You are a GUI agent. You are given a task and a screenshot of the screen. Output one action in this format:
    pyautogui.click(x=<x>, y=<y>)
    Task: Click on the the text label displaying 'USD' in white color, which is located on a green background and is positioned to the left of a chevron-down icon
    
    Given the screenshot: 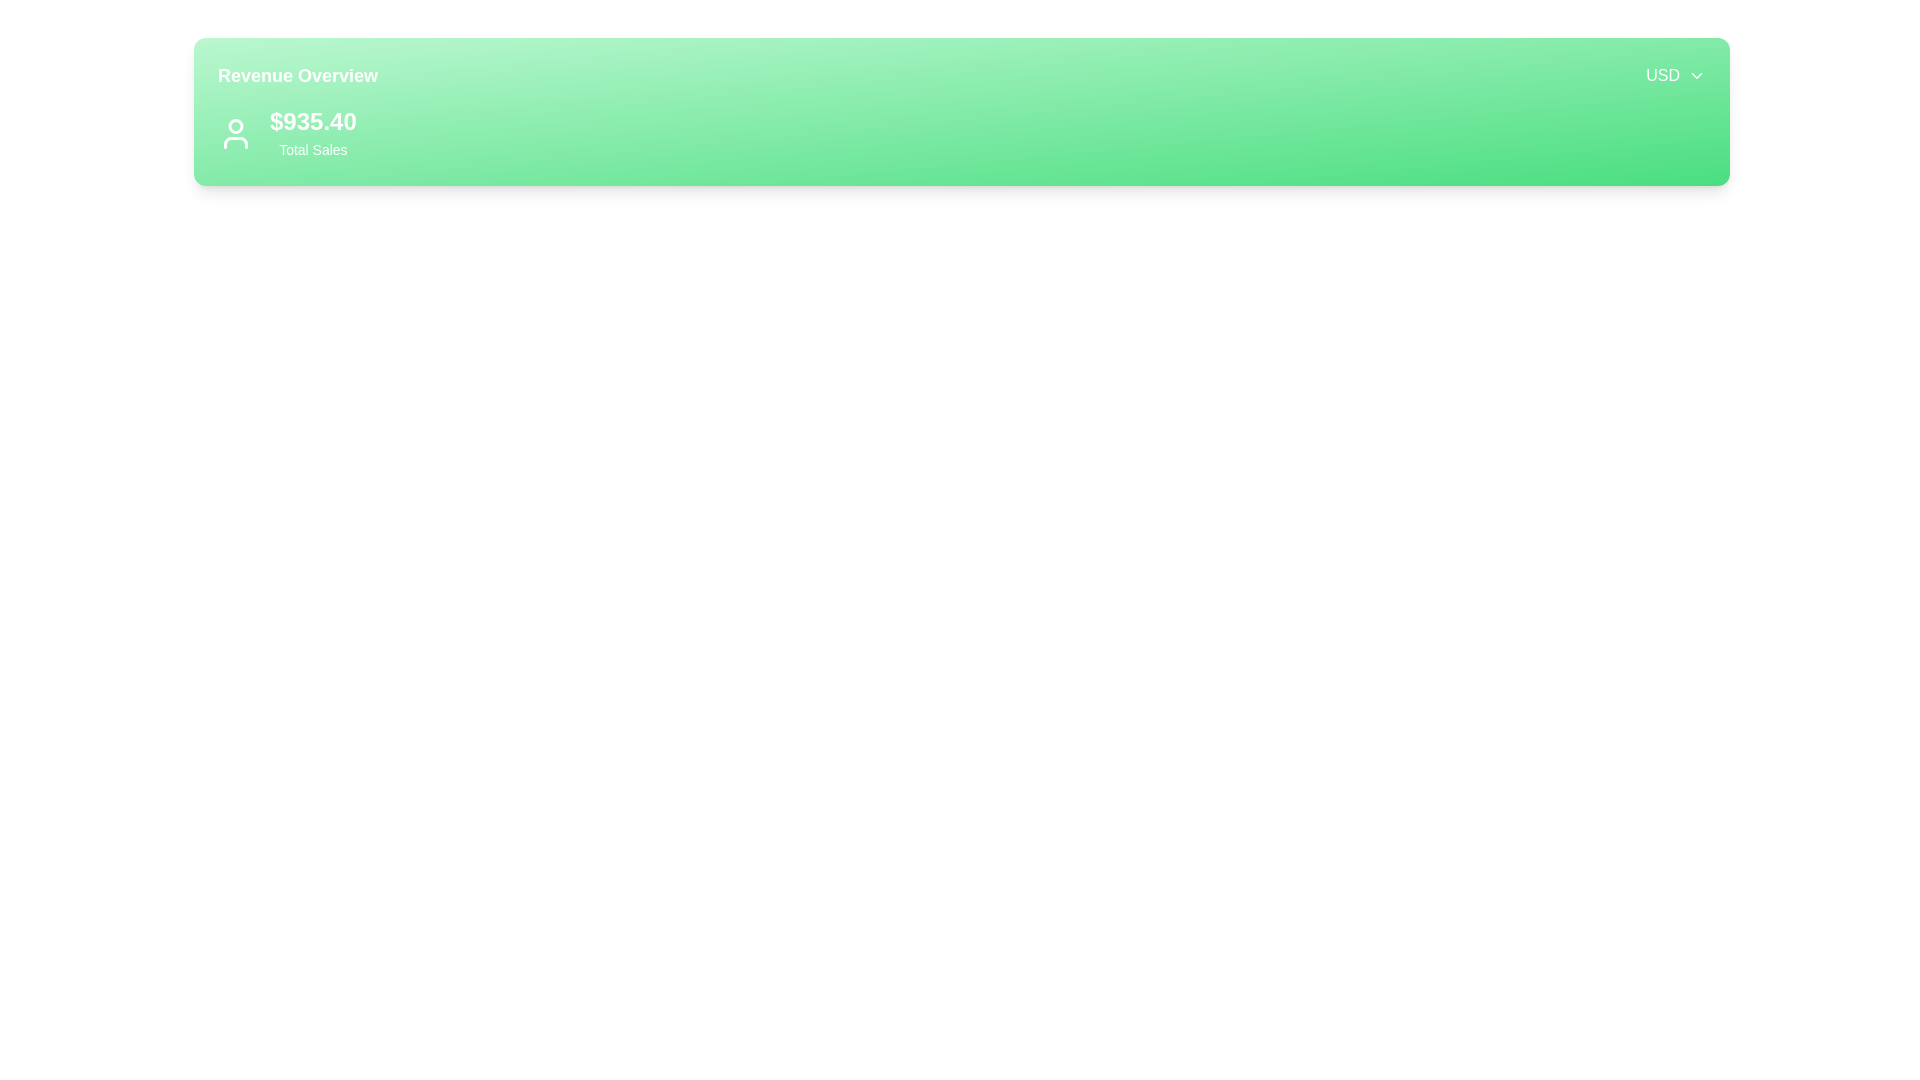 What is the action you would take?
    pyautogui.click(x=1663, y=75)
    